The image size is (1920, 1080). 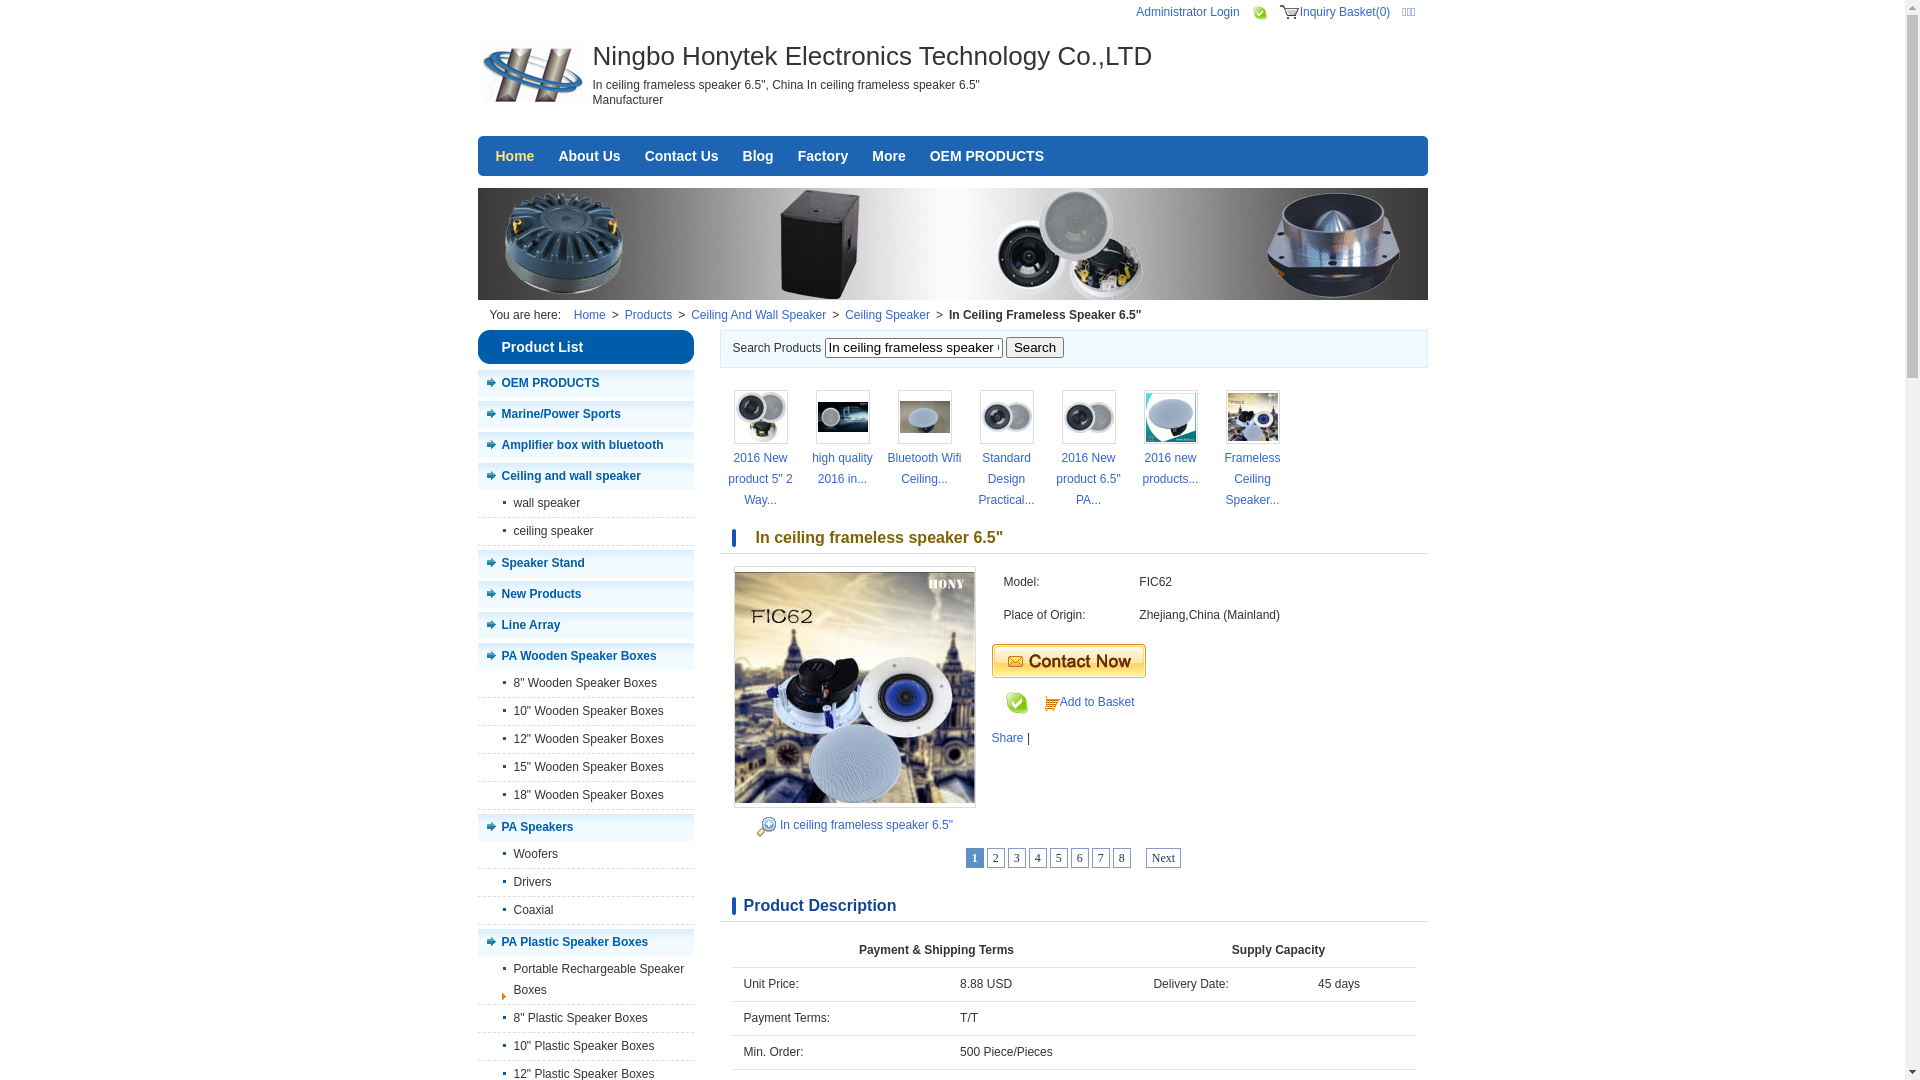 What do you see at coordinates (1170, 468) in the screenshot?
I see `'2016 new products...'` at bounding box center [1170, 468].